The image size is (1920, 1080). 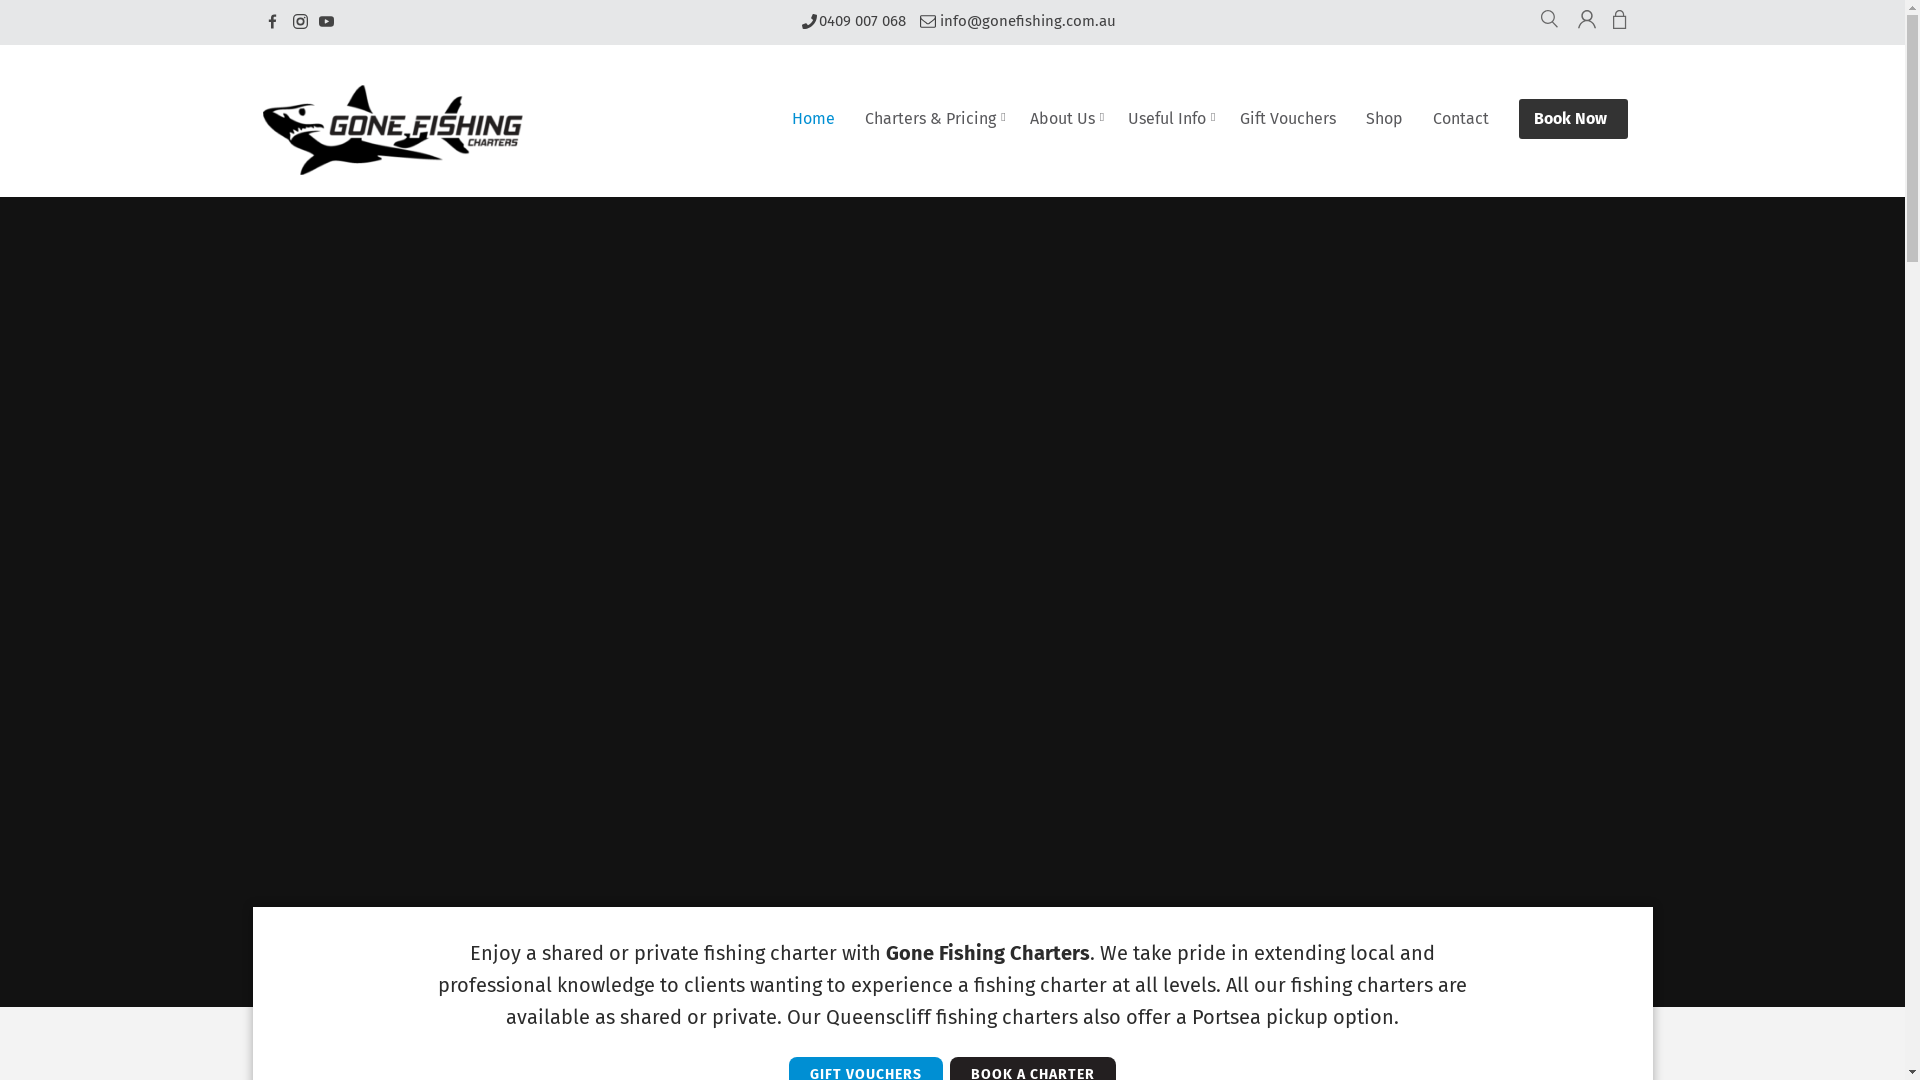 What do you see at coordinates (934, 119) in the screenshot?
I see `'Charters & Pricing'` at bounding box center [934, 119].